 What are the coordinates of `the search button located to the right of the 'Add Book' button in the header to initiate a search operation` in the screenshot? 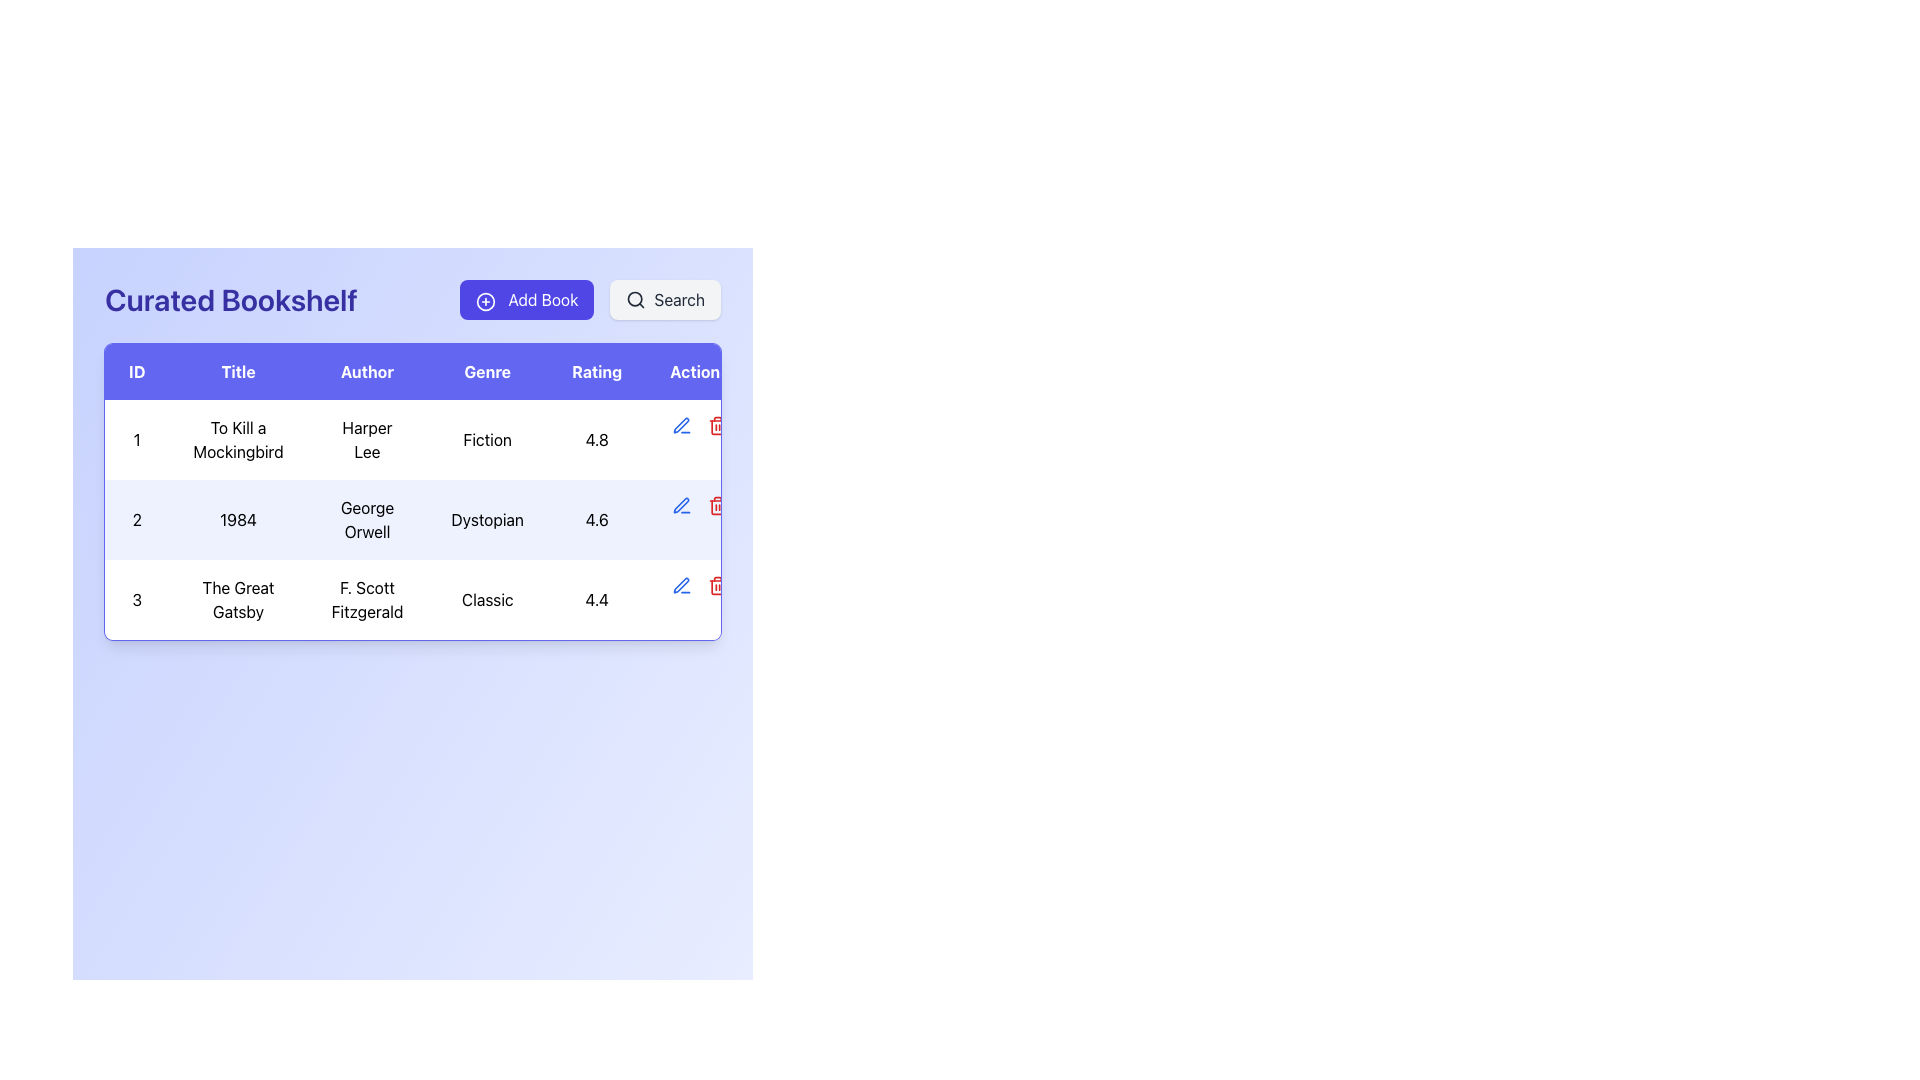 It's located at (665, 300).